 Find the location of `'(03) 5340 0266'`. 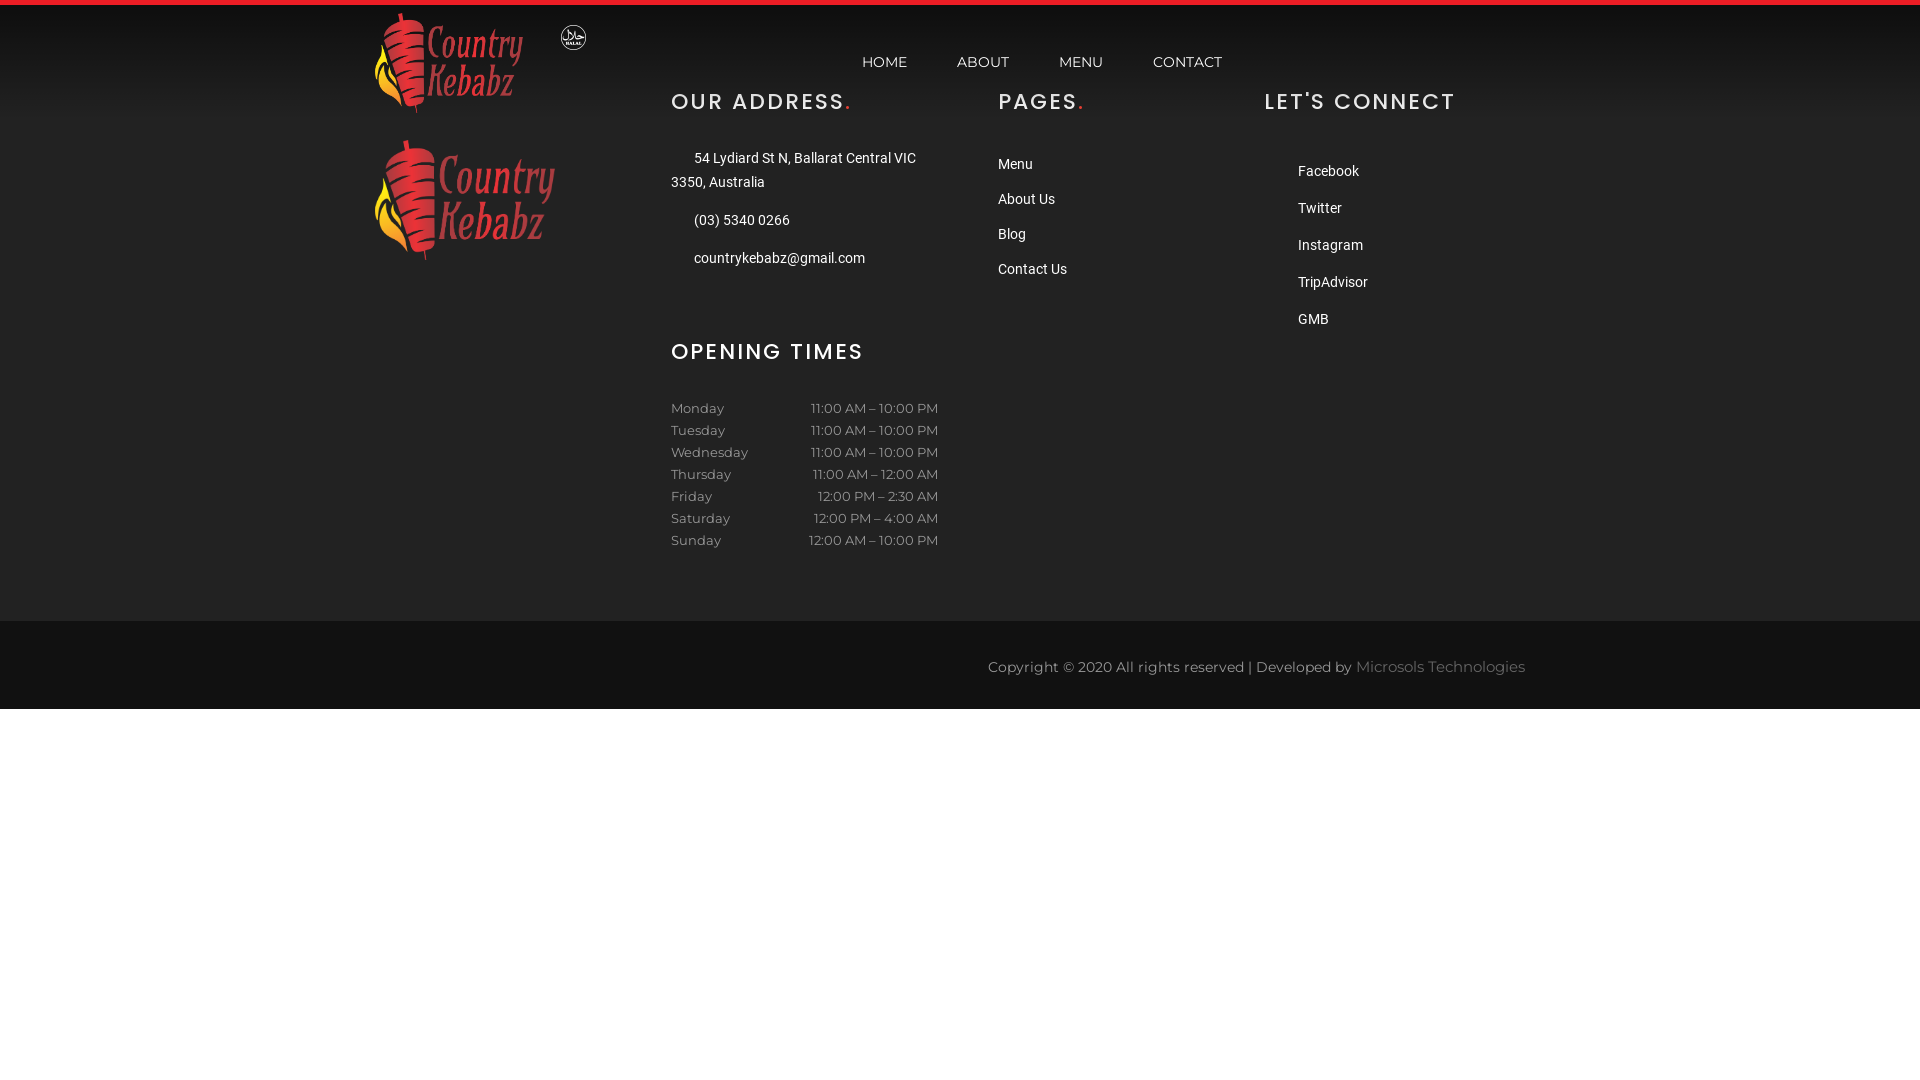

'(03) 5340 0266' is located at coordinates (741, 219).